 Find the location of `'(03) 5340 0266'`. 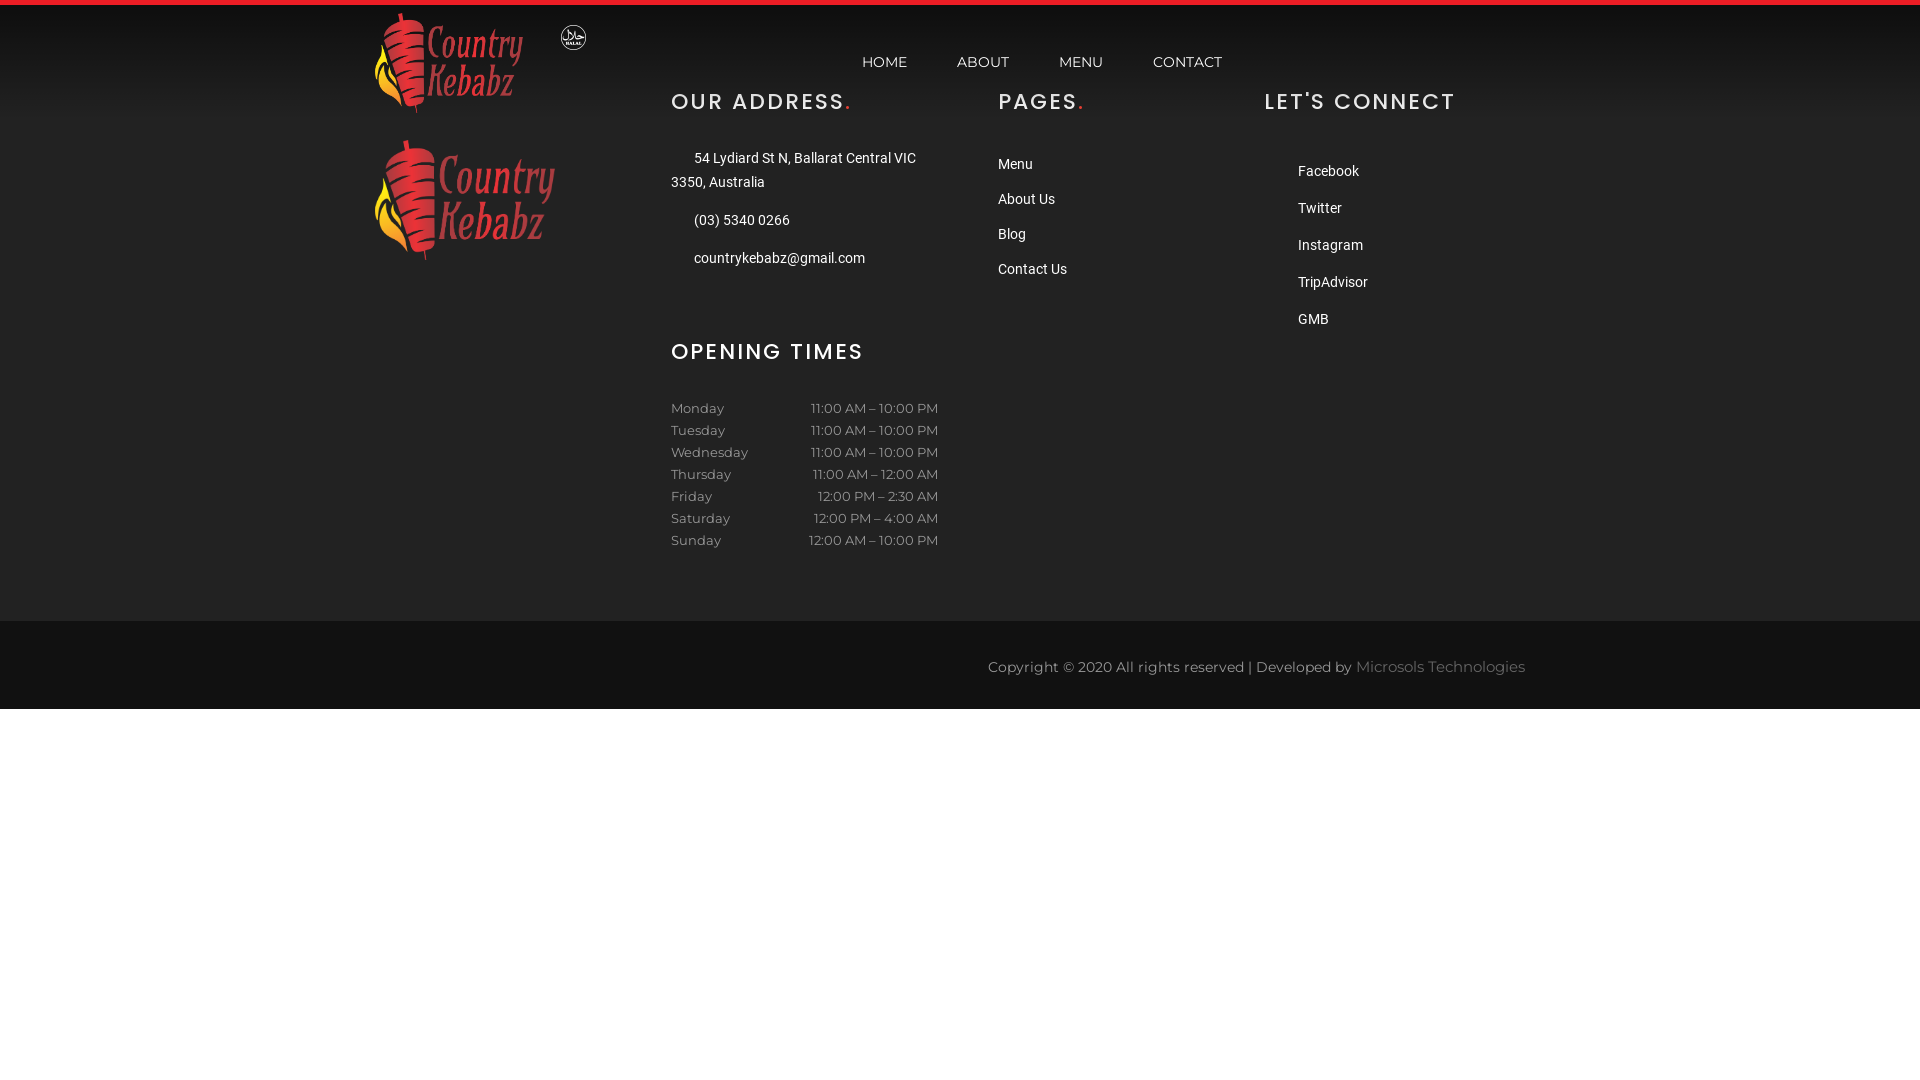

'(03) 5340 0266' is located at coordinates (741, 219).